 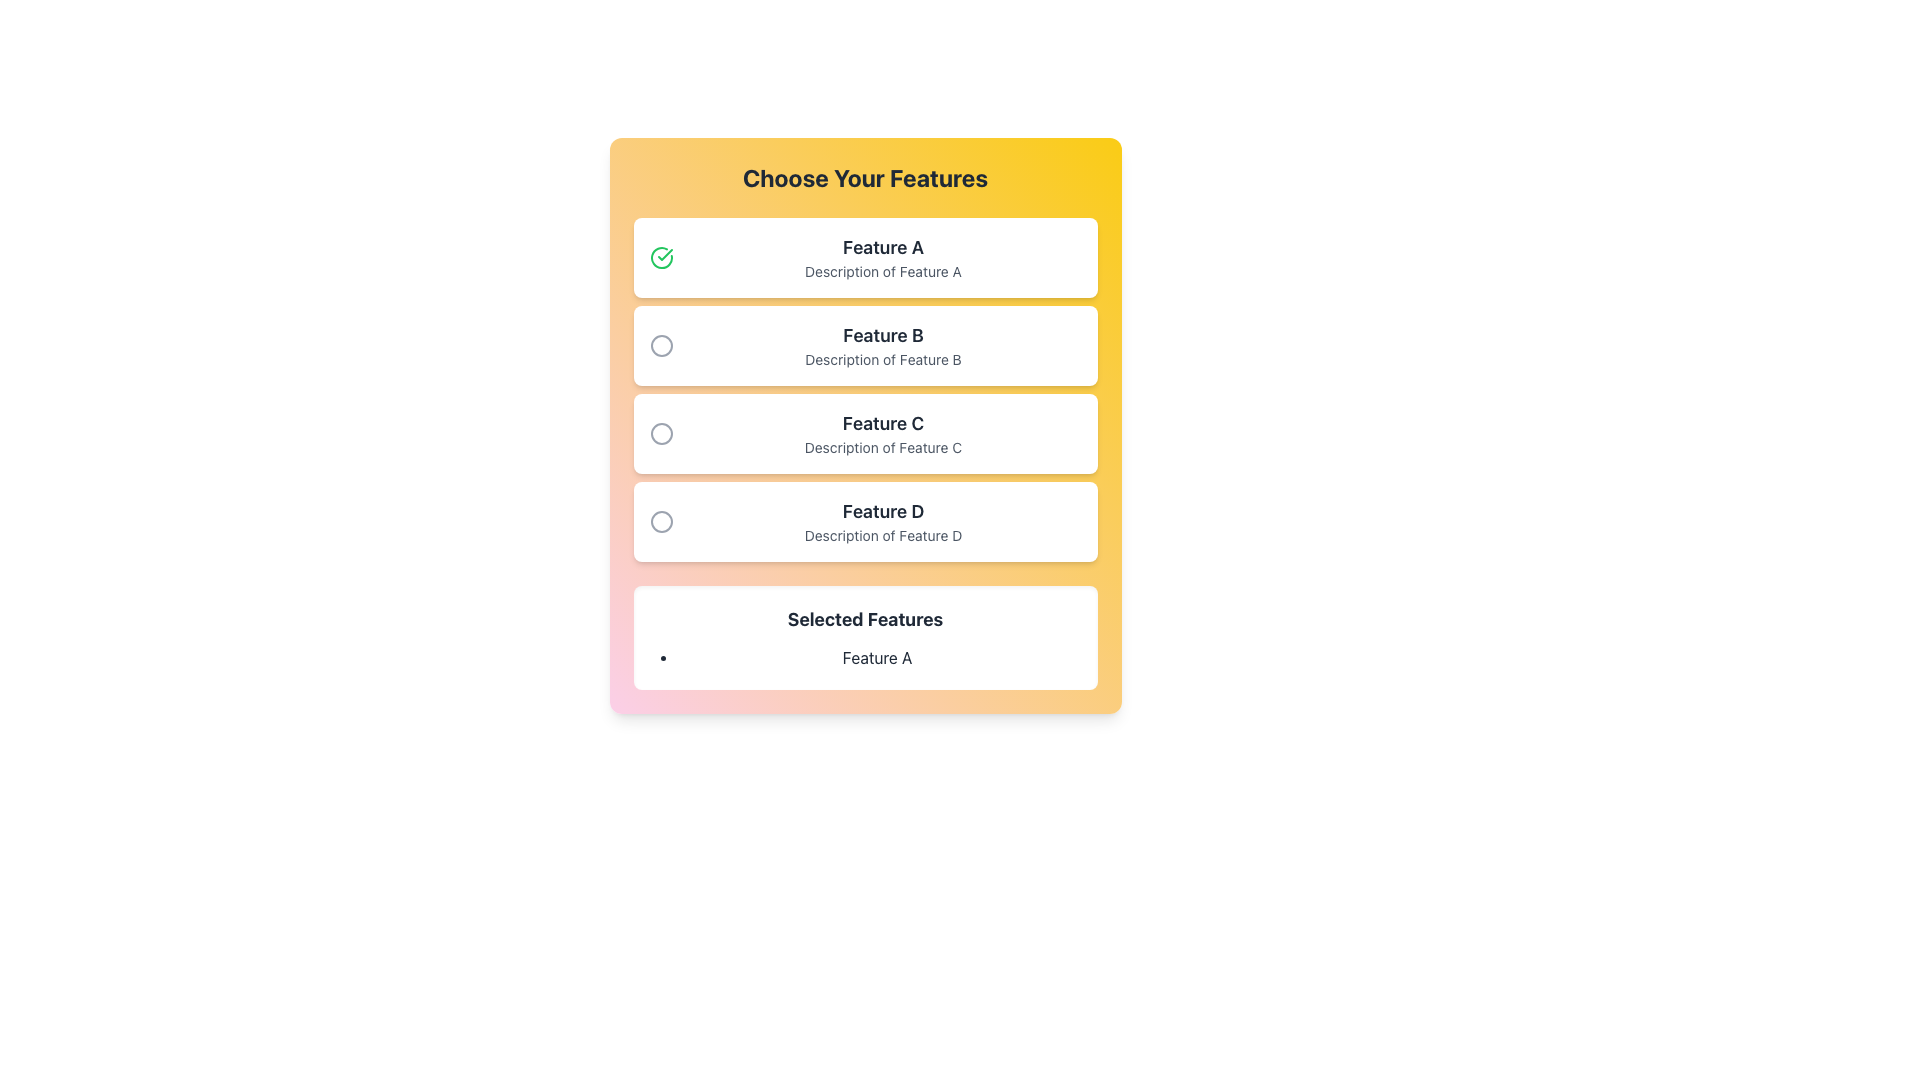 I want to click on the inner circle of the radio button representing 'Feature B', so click(x=661, y=345).